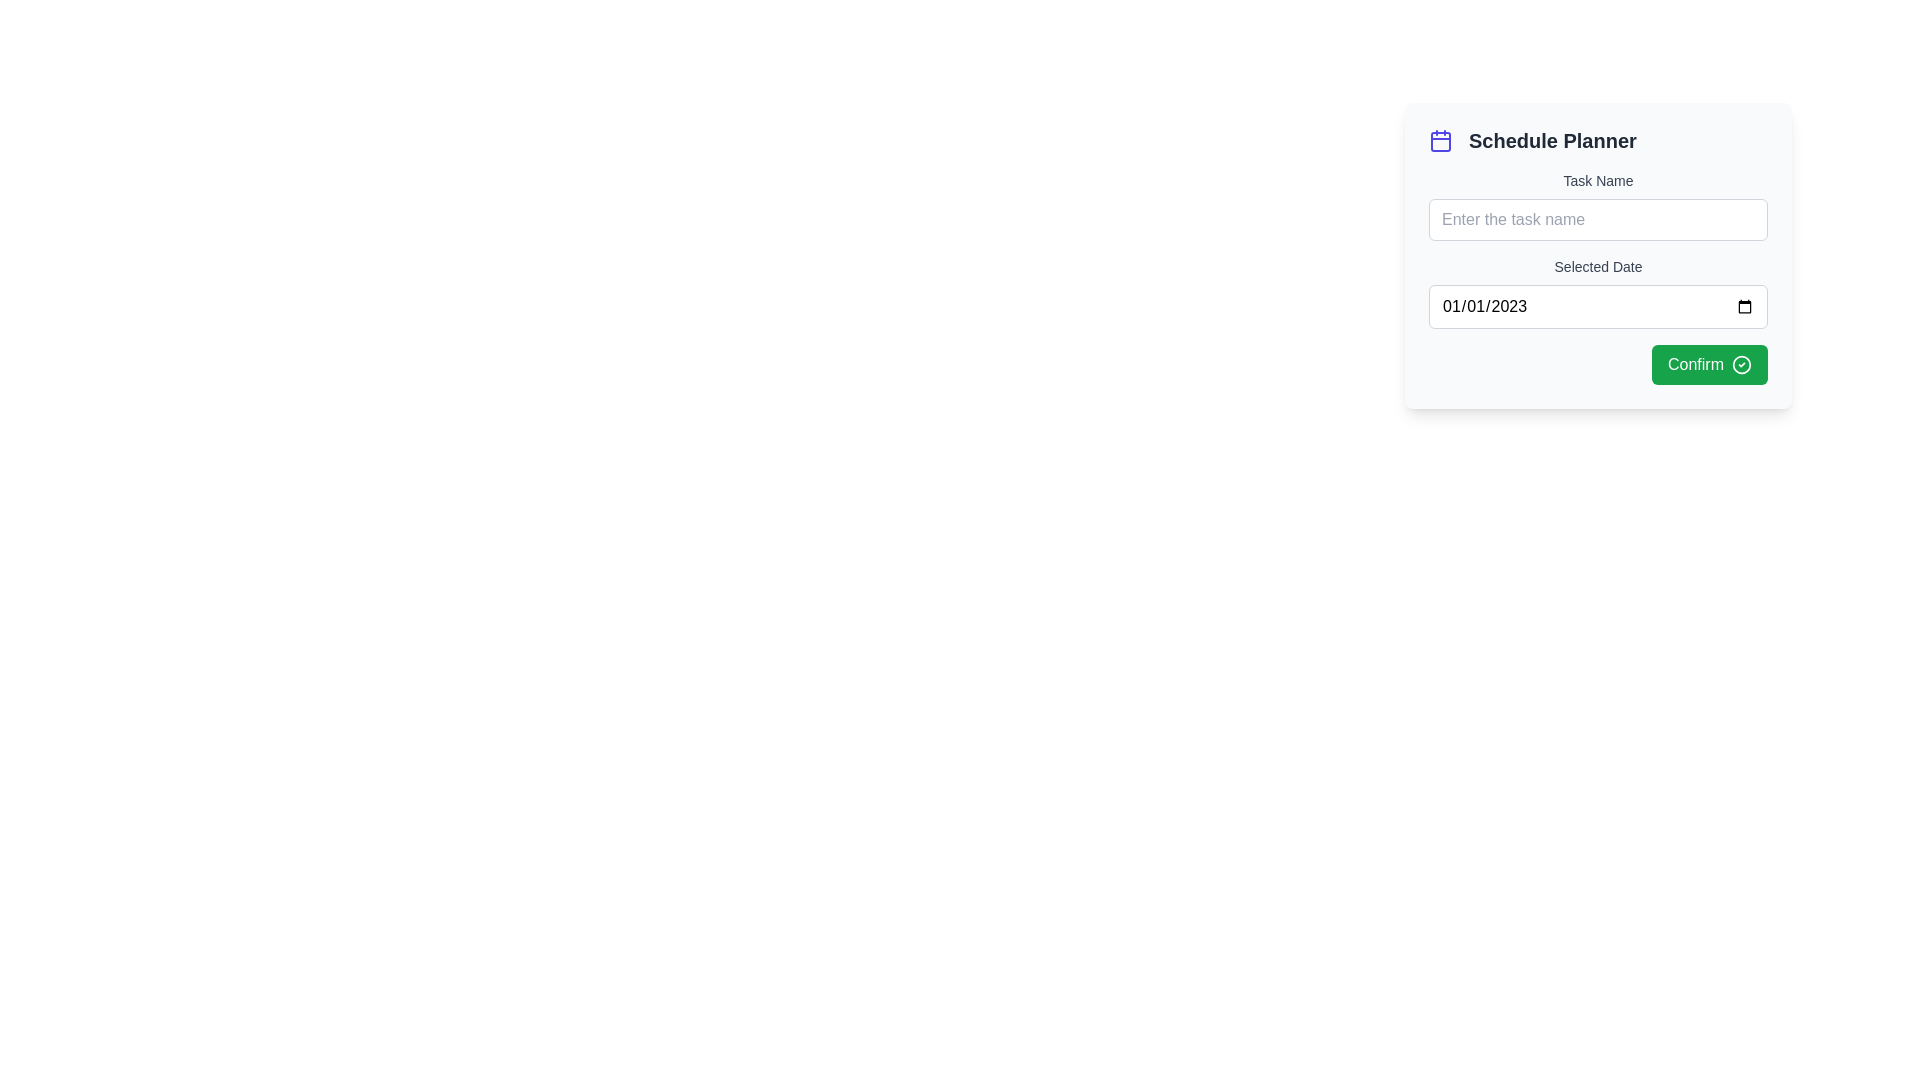 The width and height of the screenshot is (1920, 1080). Describe the element at coordinates (1741, 365) in the screenshot. I see `the confirmation button labeled 'Confirm' that contains the completed check action icon, located at the bottom-right corner of the visible card interface` at that location.